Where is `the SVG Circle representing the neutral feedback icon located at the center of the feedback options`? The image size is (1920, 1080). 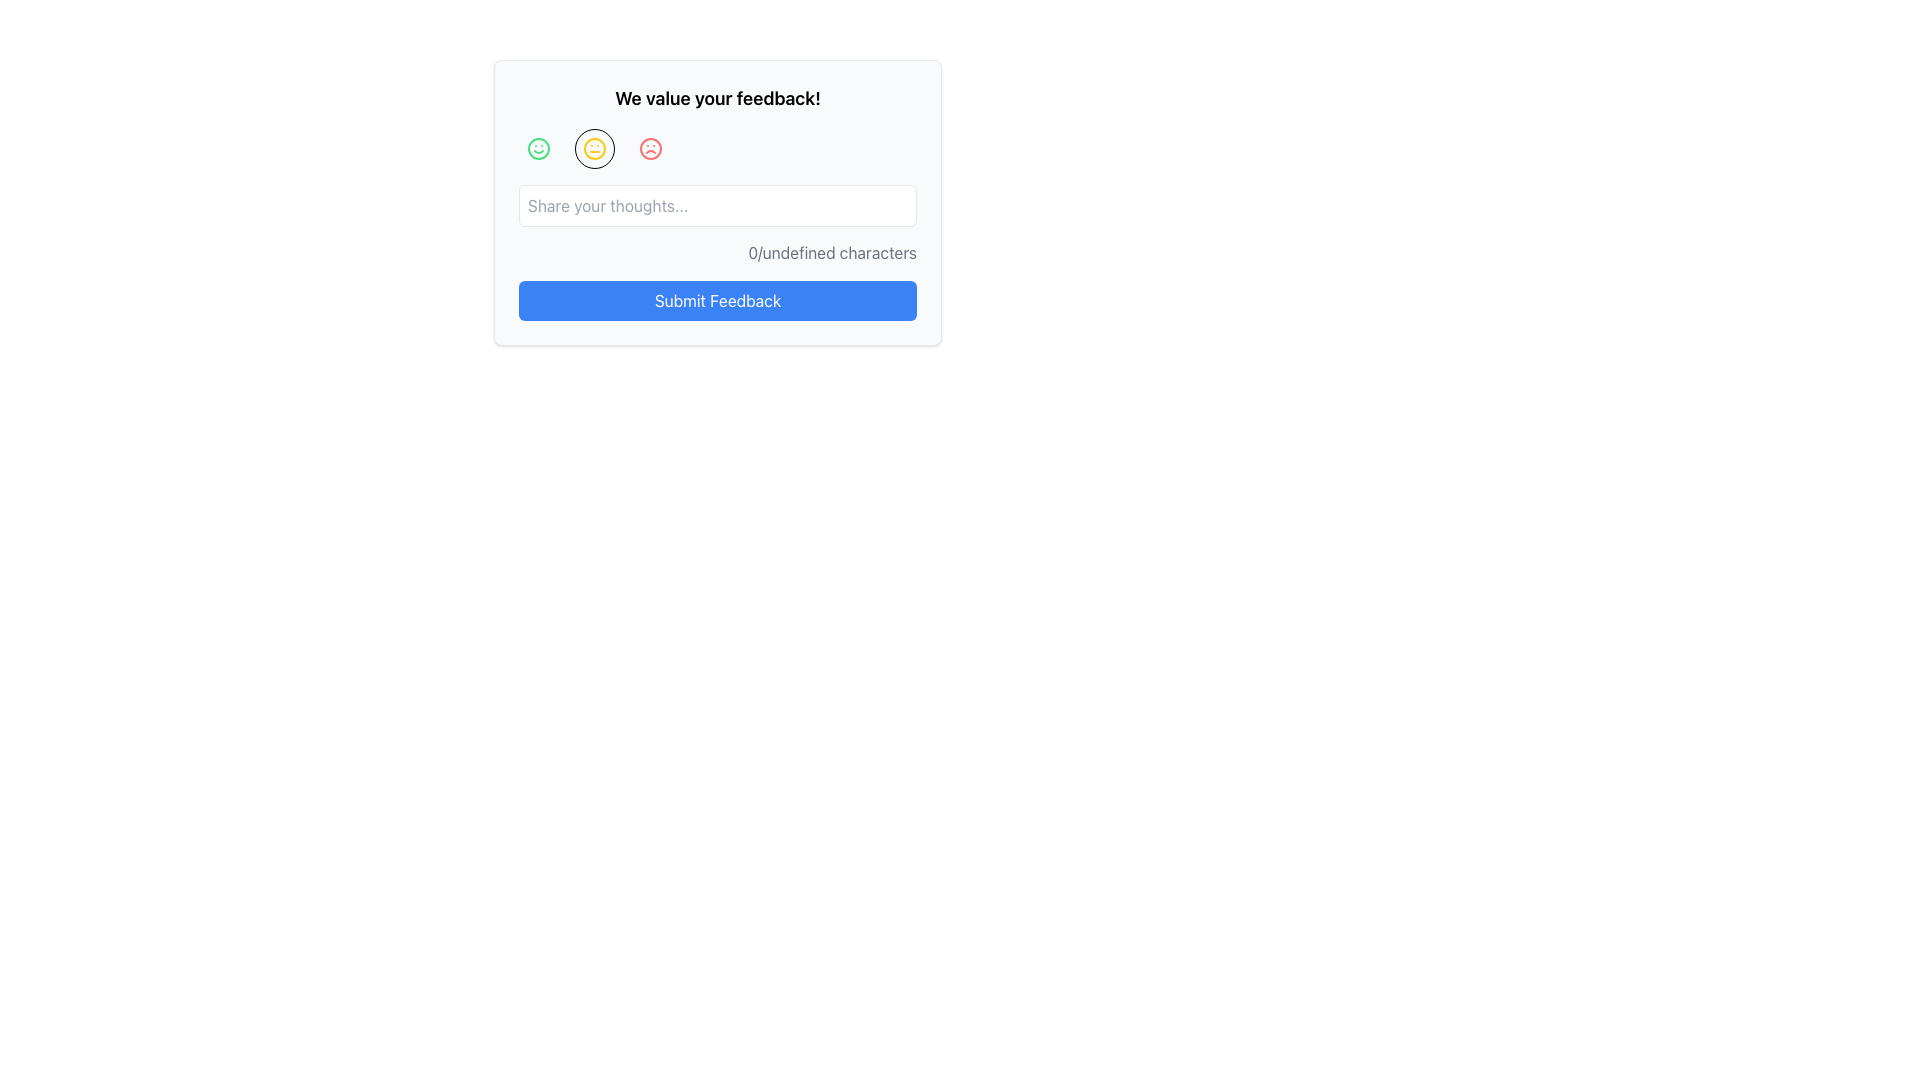 the SVG Circle representing the neutral feedback icon located at the center of the feedback options is located at coordinates (594, 148).